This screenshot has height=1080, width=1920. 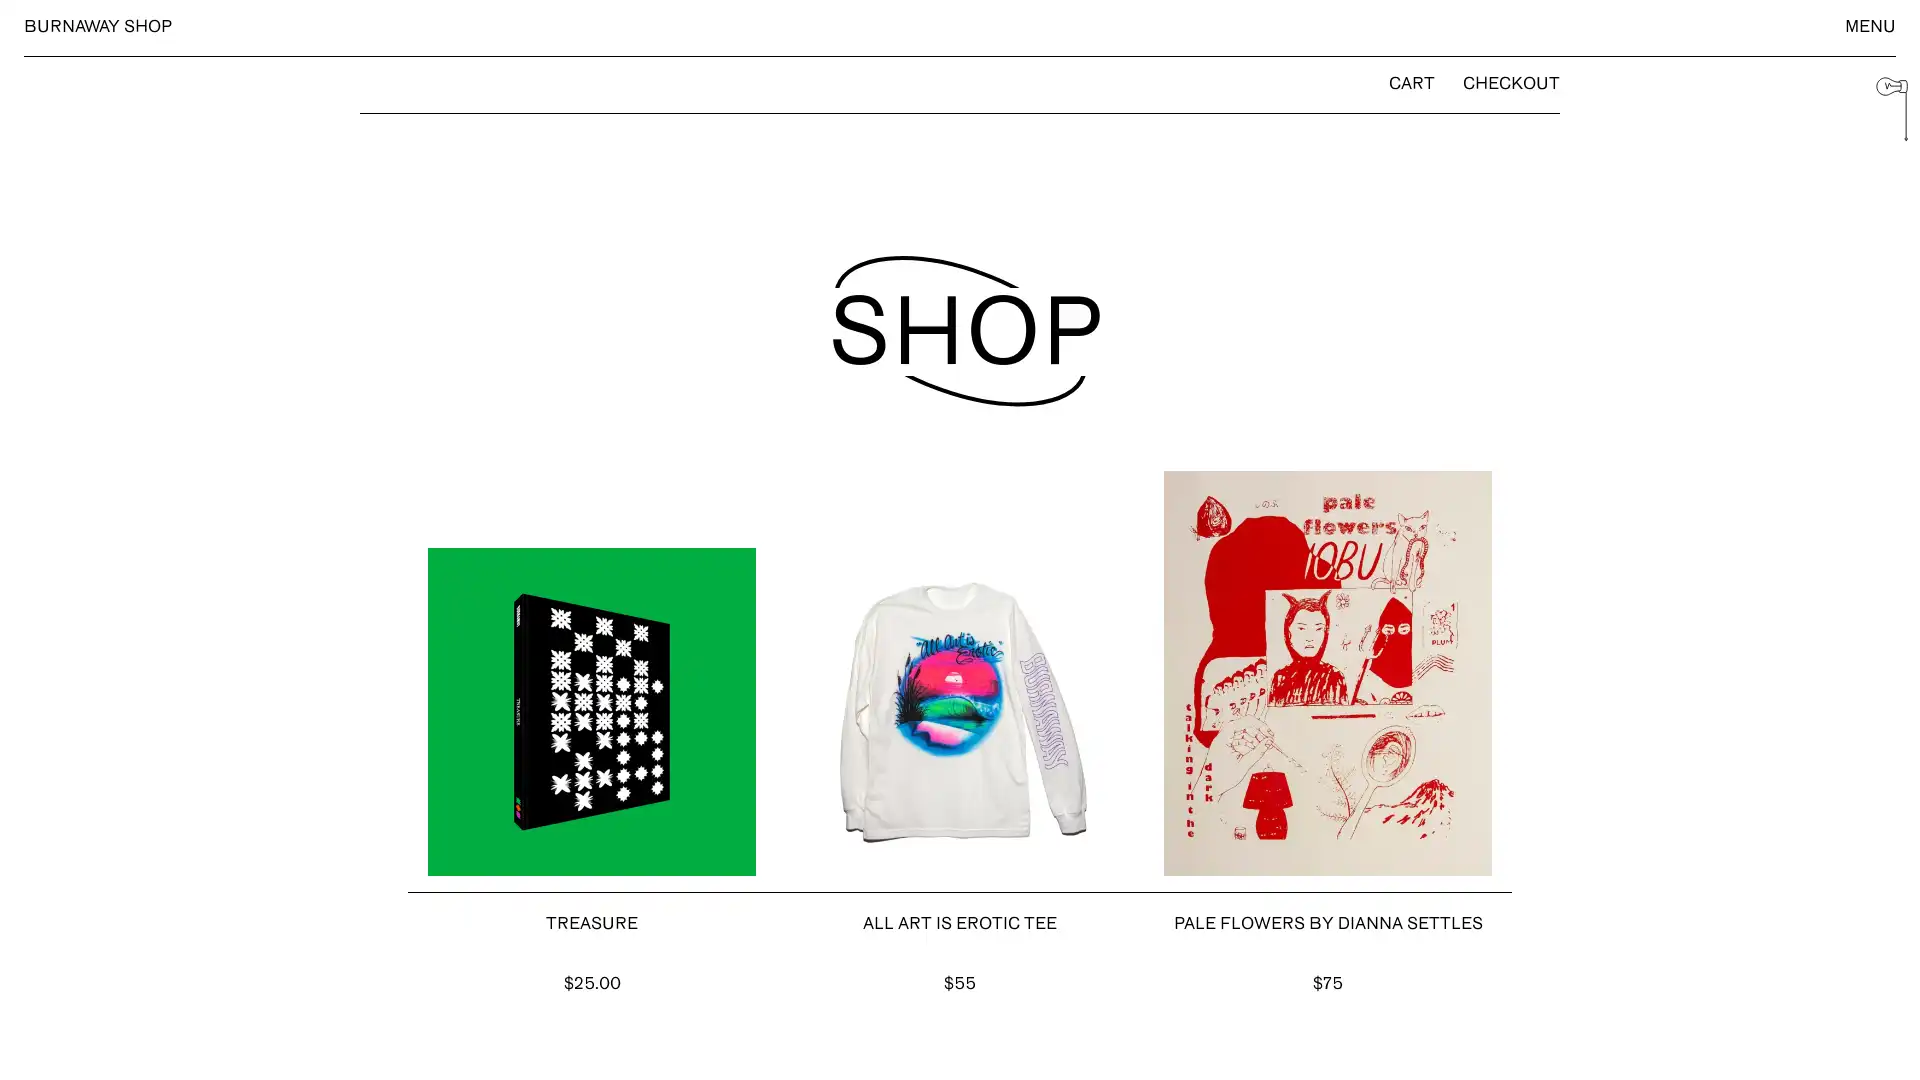 I want to click on MENU, so click(x=1869, y=27).